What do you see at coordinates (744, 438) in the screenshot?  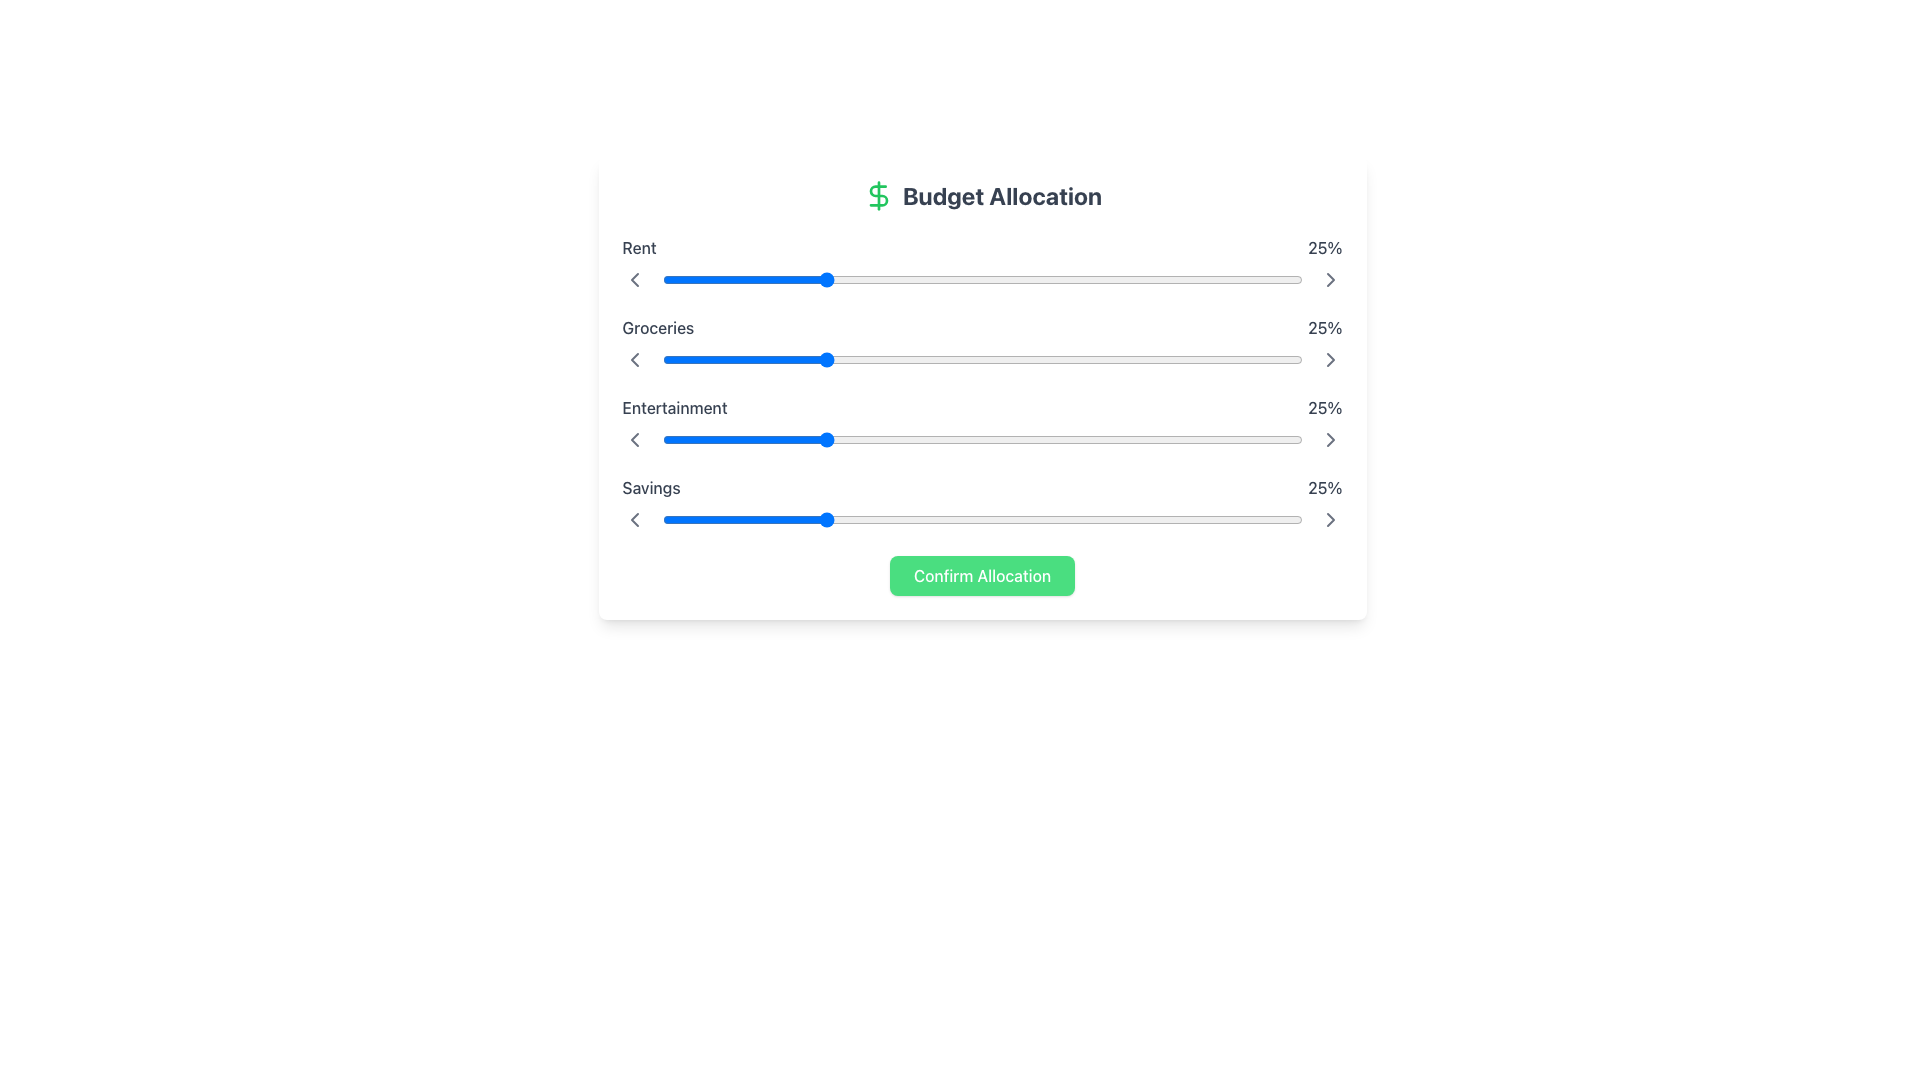 I see `the slider value` at bounding box center [744, 438].